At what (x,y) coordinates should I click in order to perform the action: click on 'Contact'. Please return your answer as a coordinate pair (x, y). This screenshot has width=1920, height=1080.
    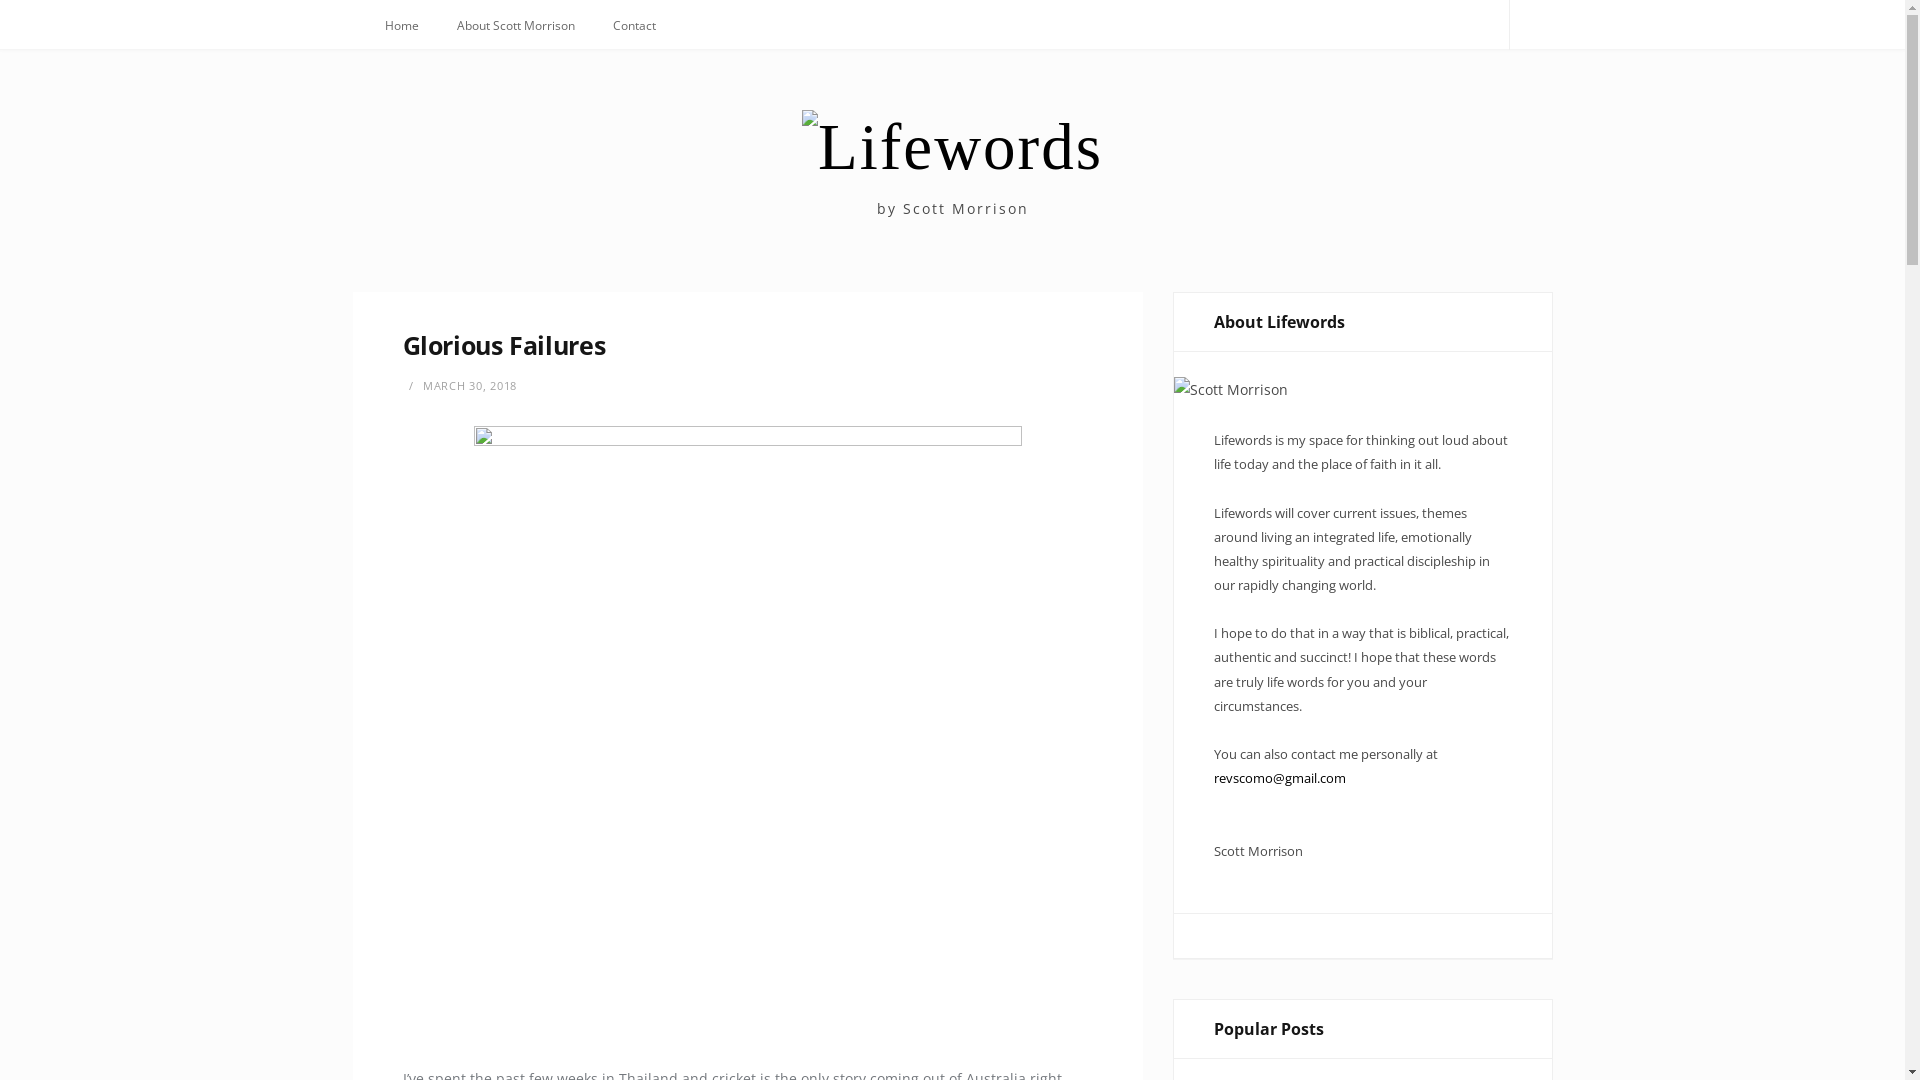
    Looking at the image, I should click on (633, 26).